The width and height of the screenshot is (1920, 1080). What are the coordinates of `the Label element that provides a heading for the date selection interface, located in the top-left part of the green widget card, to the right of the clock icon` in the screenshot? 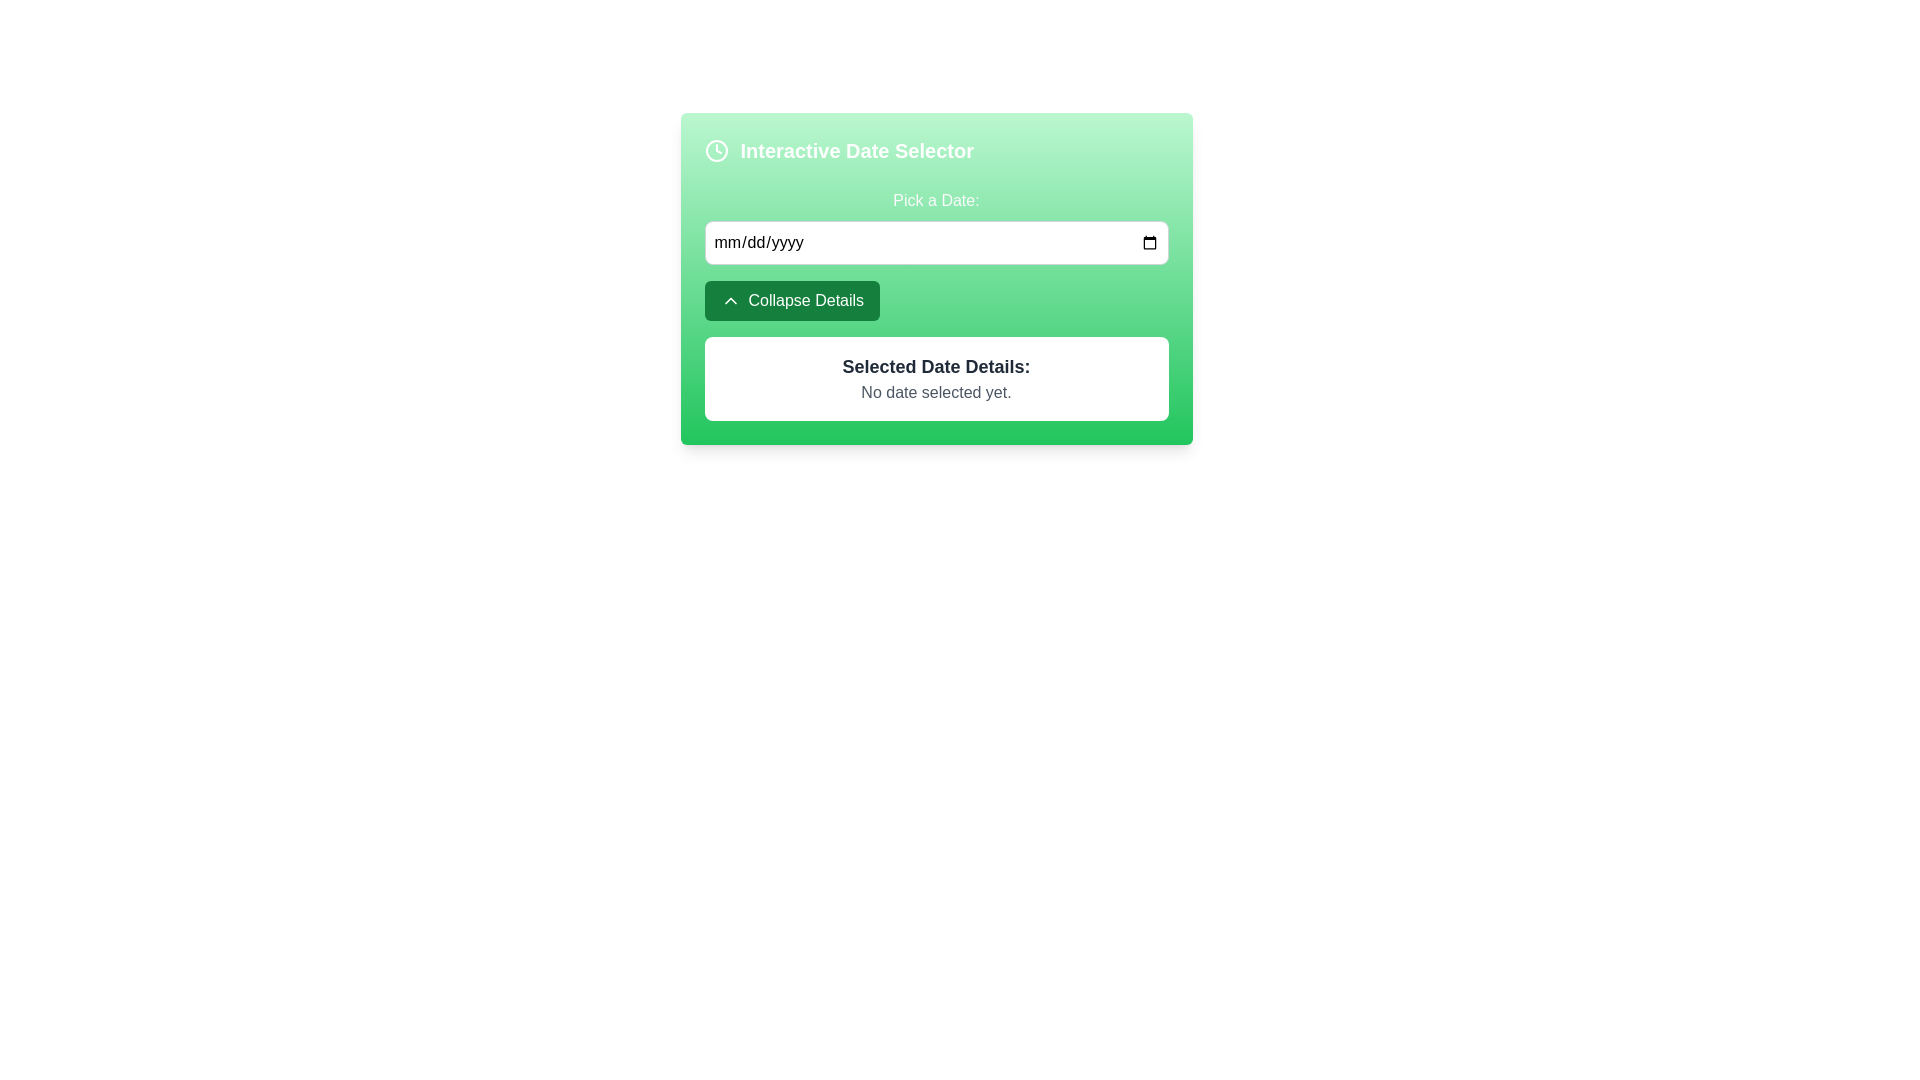 It's located at (857, 149).